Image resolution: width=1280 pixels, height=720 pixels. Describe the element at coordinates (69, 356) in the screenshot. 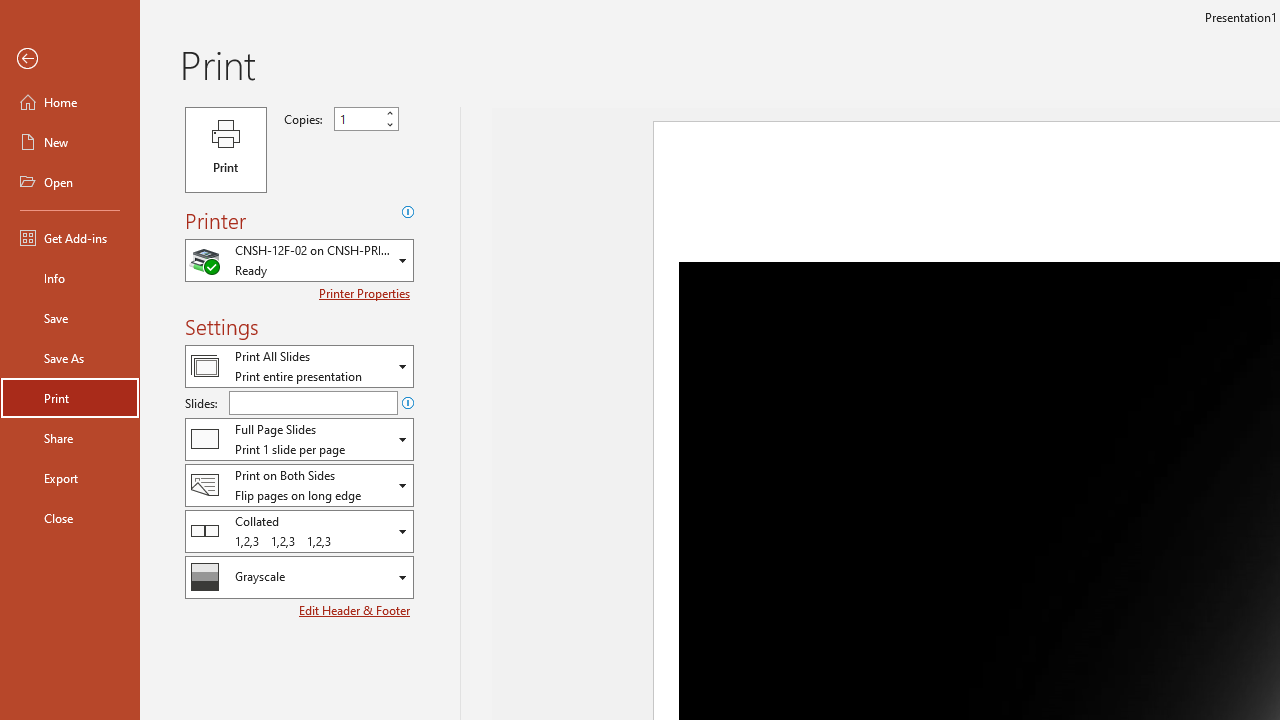

I see `'Save As'` at that location.